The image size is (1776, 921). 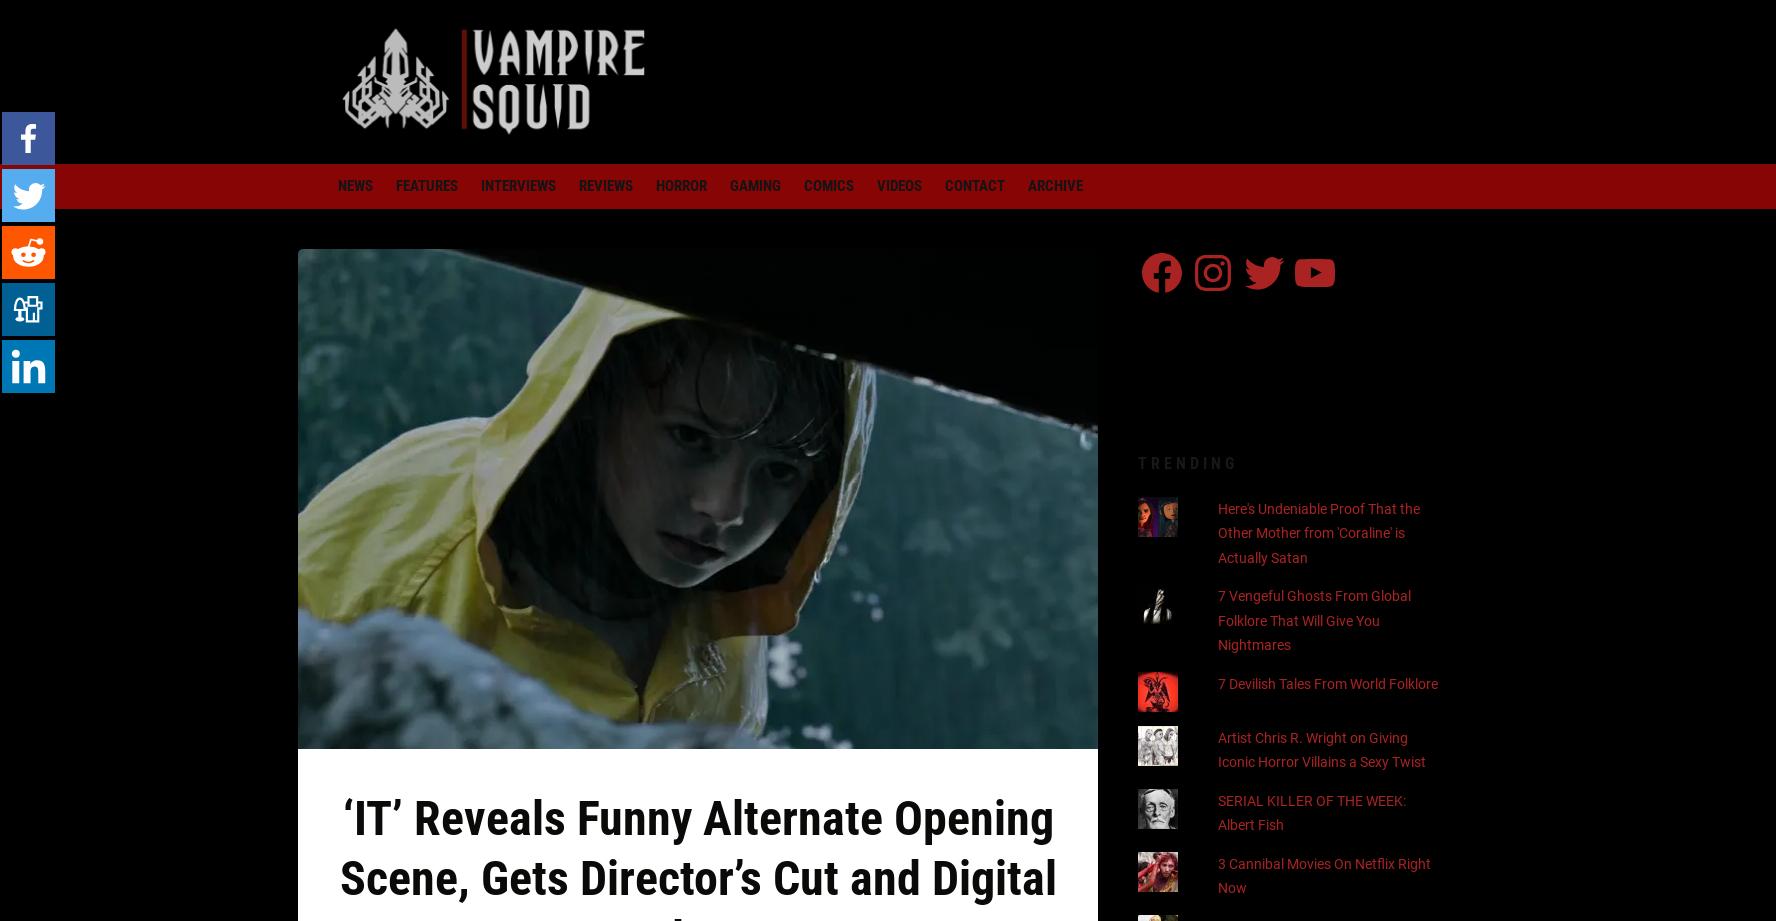 I want to click on 'Archive', so click(x=1027, y=185).